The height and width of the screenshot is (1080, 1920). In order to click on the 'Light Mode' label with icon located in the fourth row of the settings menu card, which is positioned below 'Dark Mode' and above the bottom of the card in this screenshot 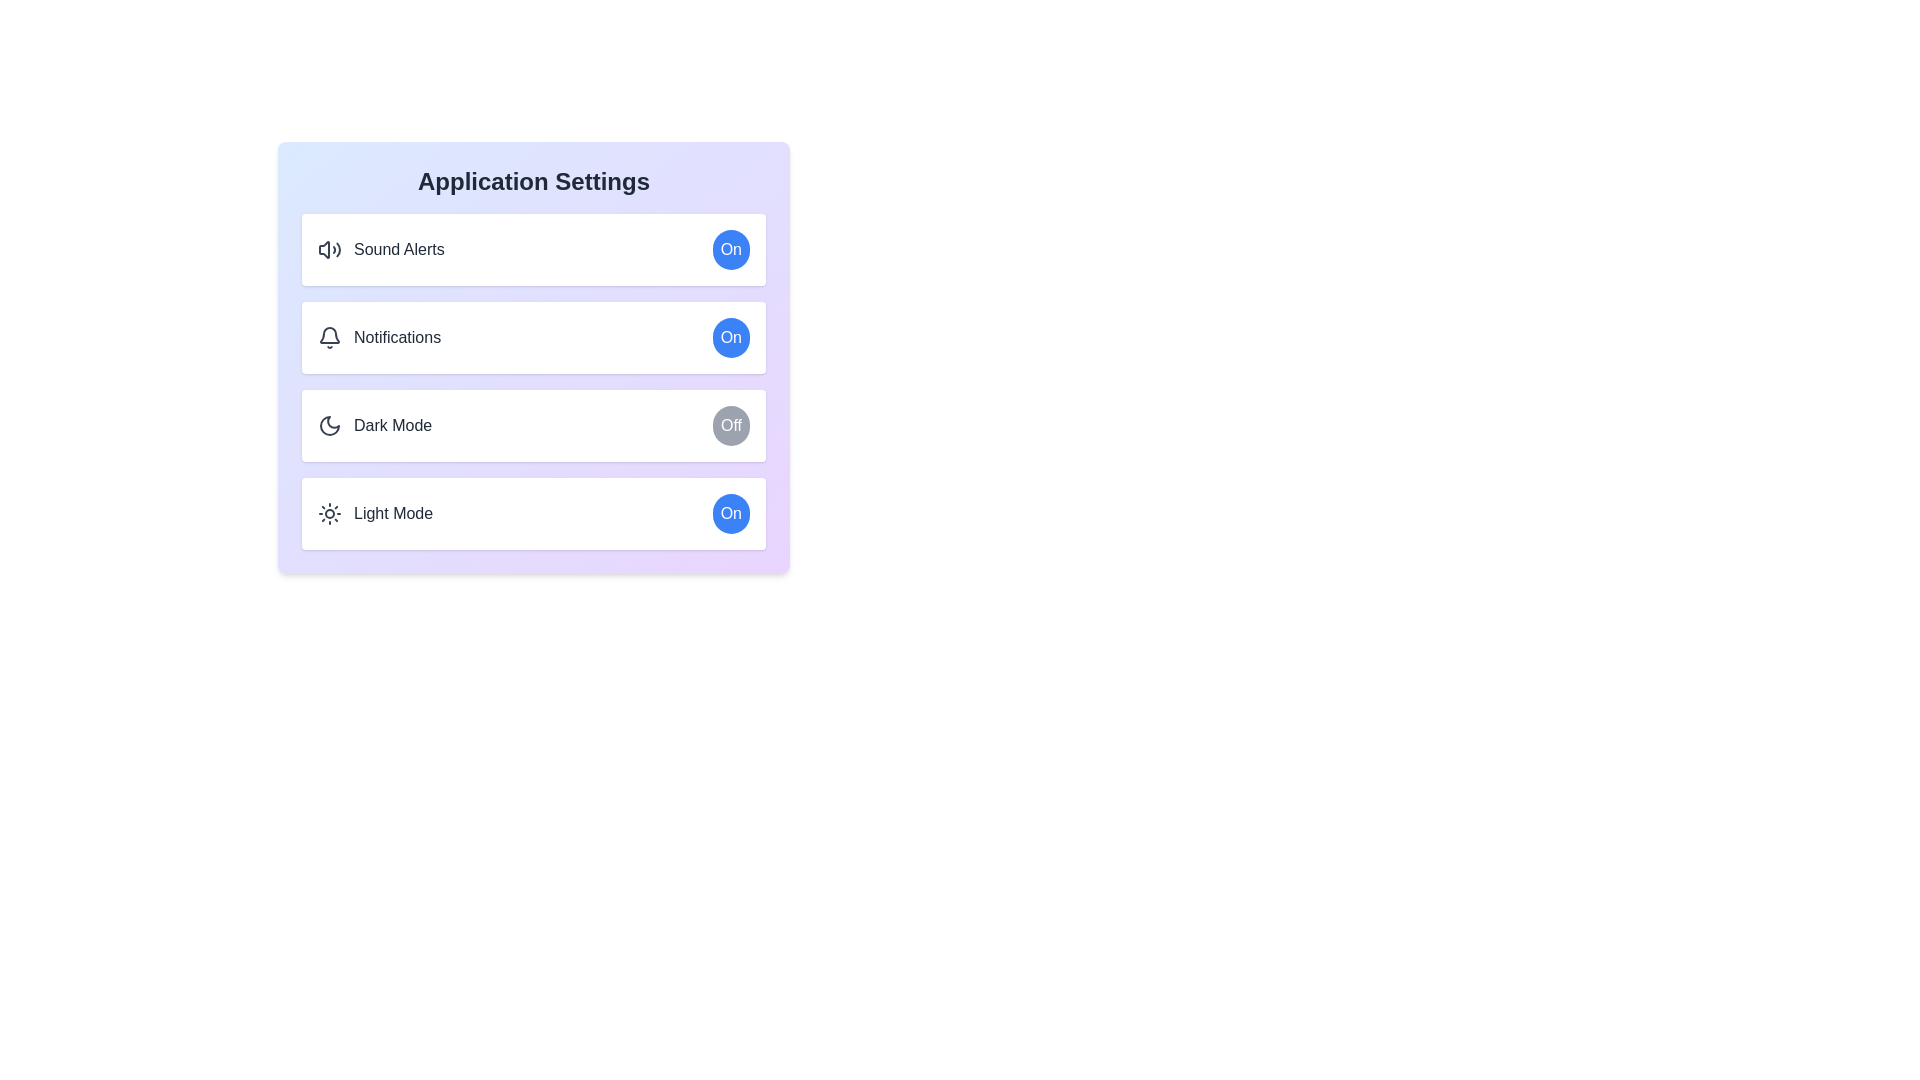, I will do `click(375, 512)`.